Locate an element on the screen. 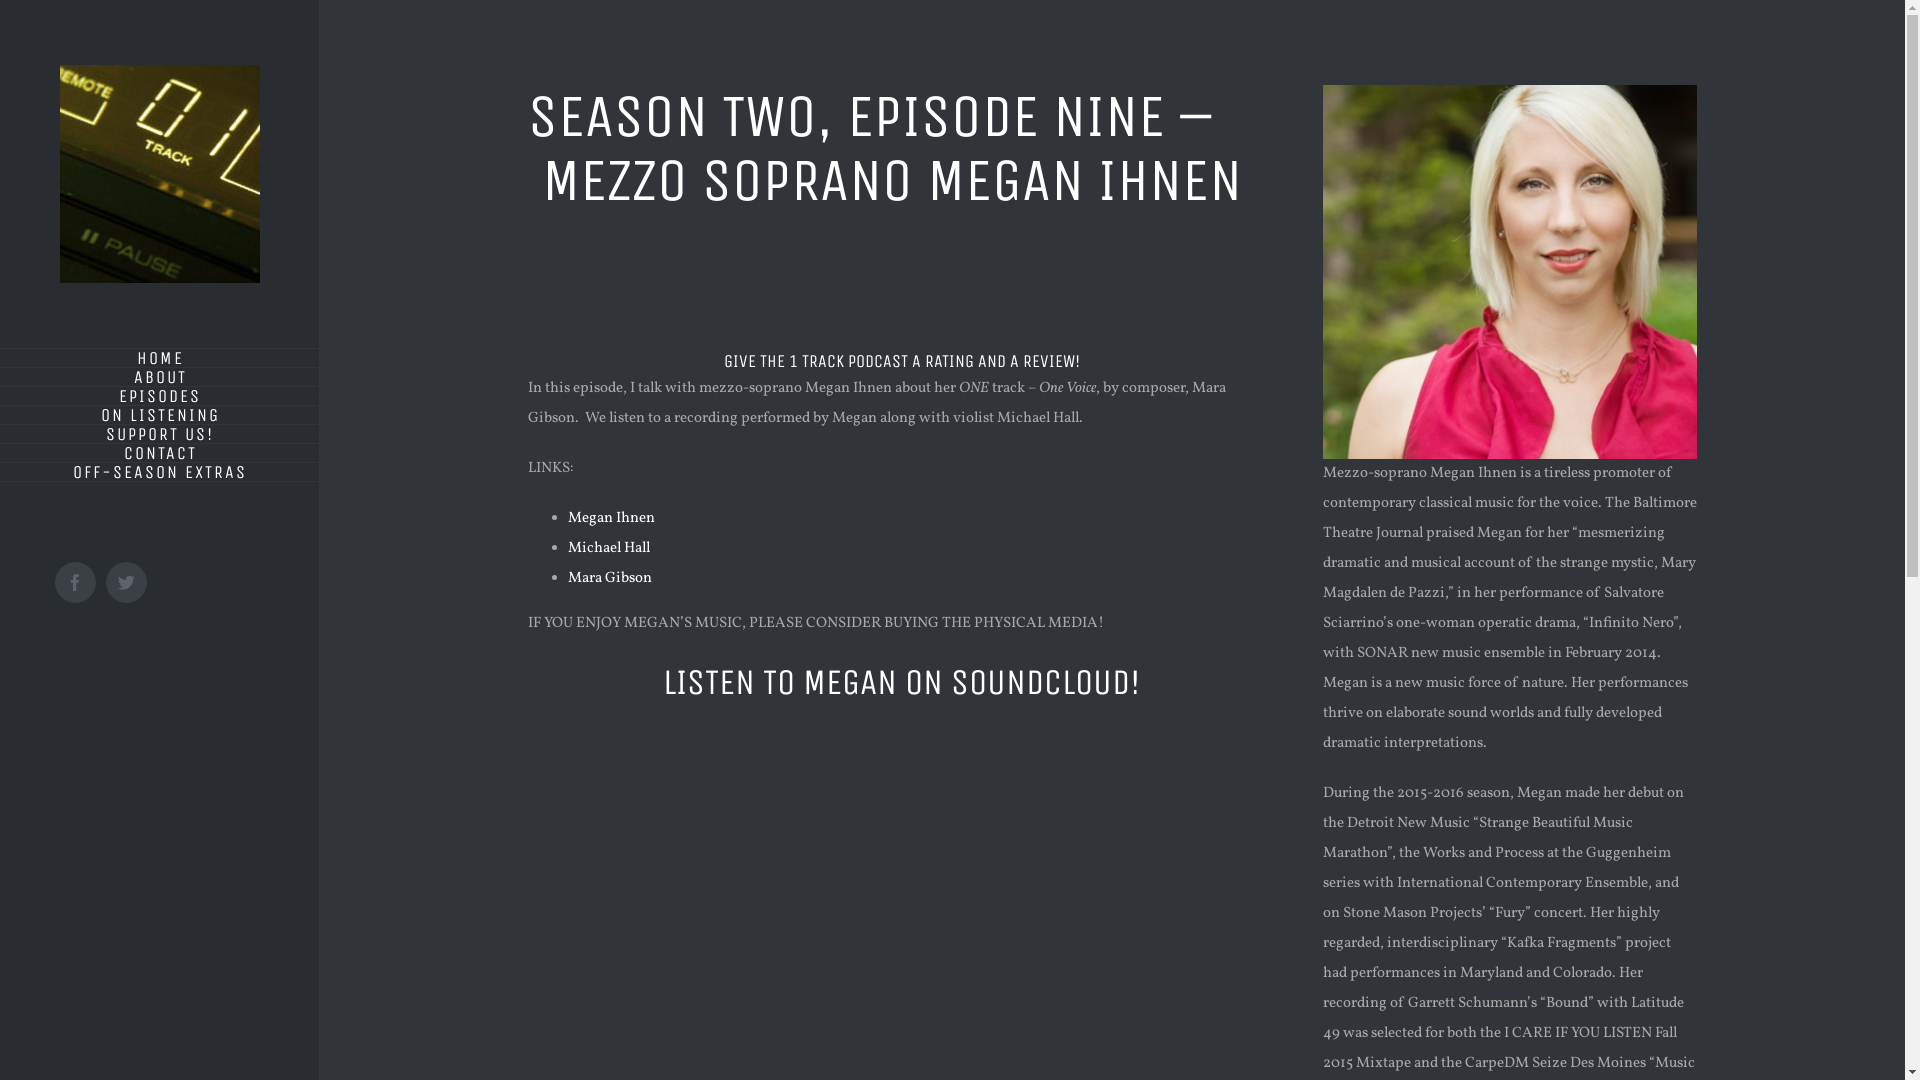 The width and height of the screenshot is (1920, 1080). 'ON LISTENING' is located at coordinates (158, 414).